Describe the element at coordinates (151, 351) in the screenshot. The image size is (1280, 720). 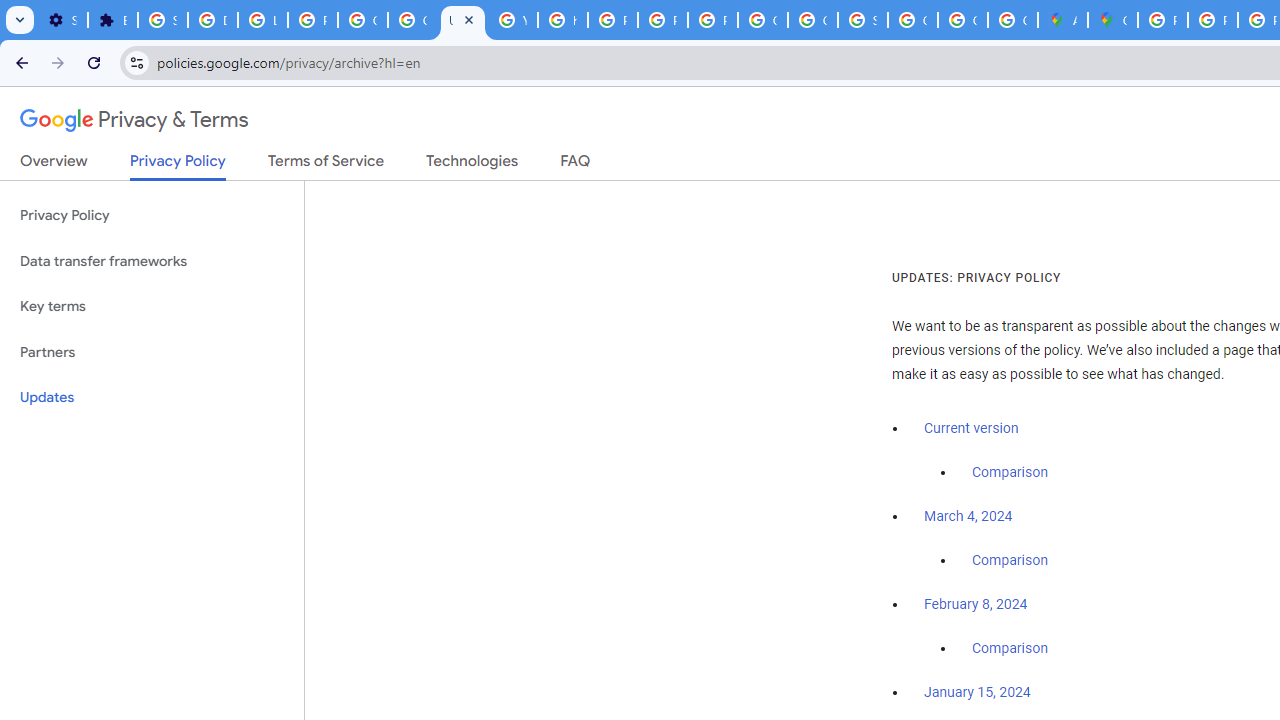
I see `'Partners'` at that location.